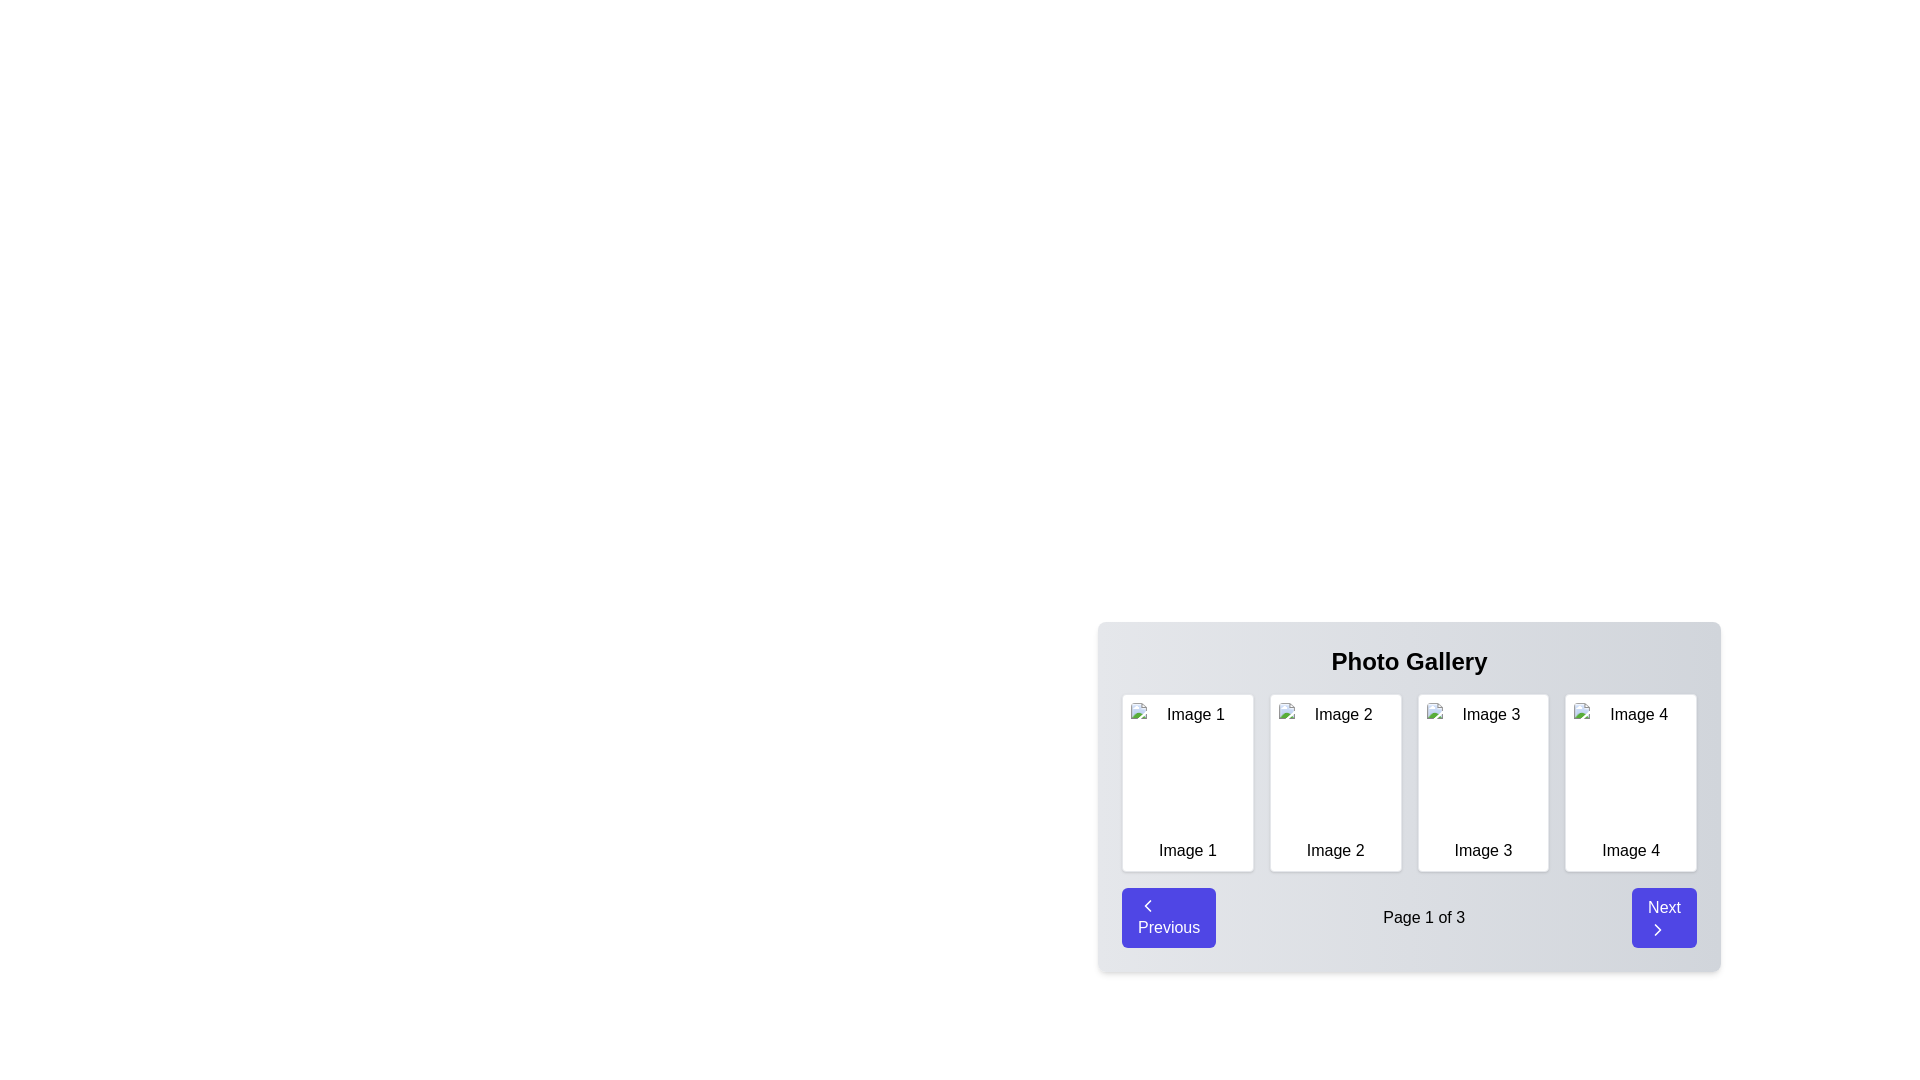  What do you see at coordinates (1335, 782) in the screenshot?
I see `the Card element, which is the second item in a grid layout of four, providing visual representation of an image or data entry` at bounding box center [1335, 782].